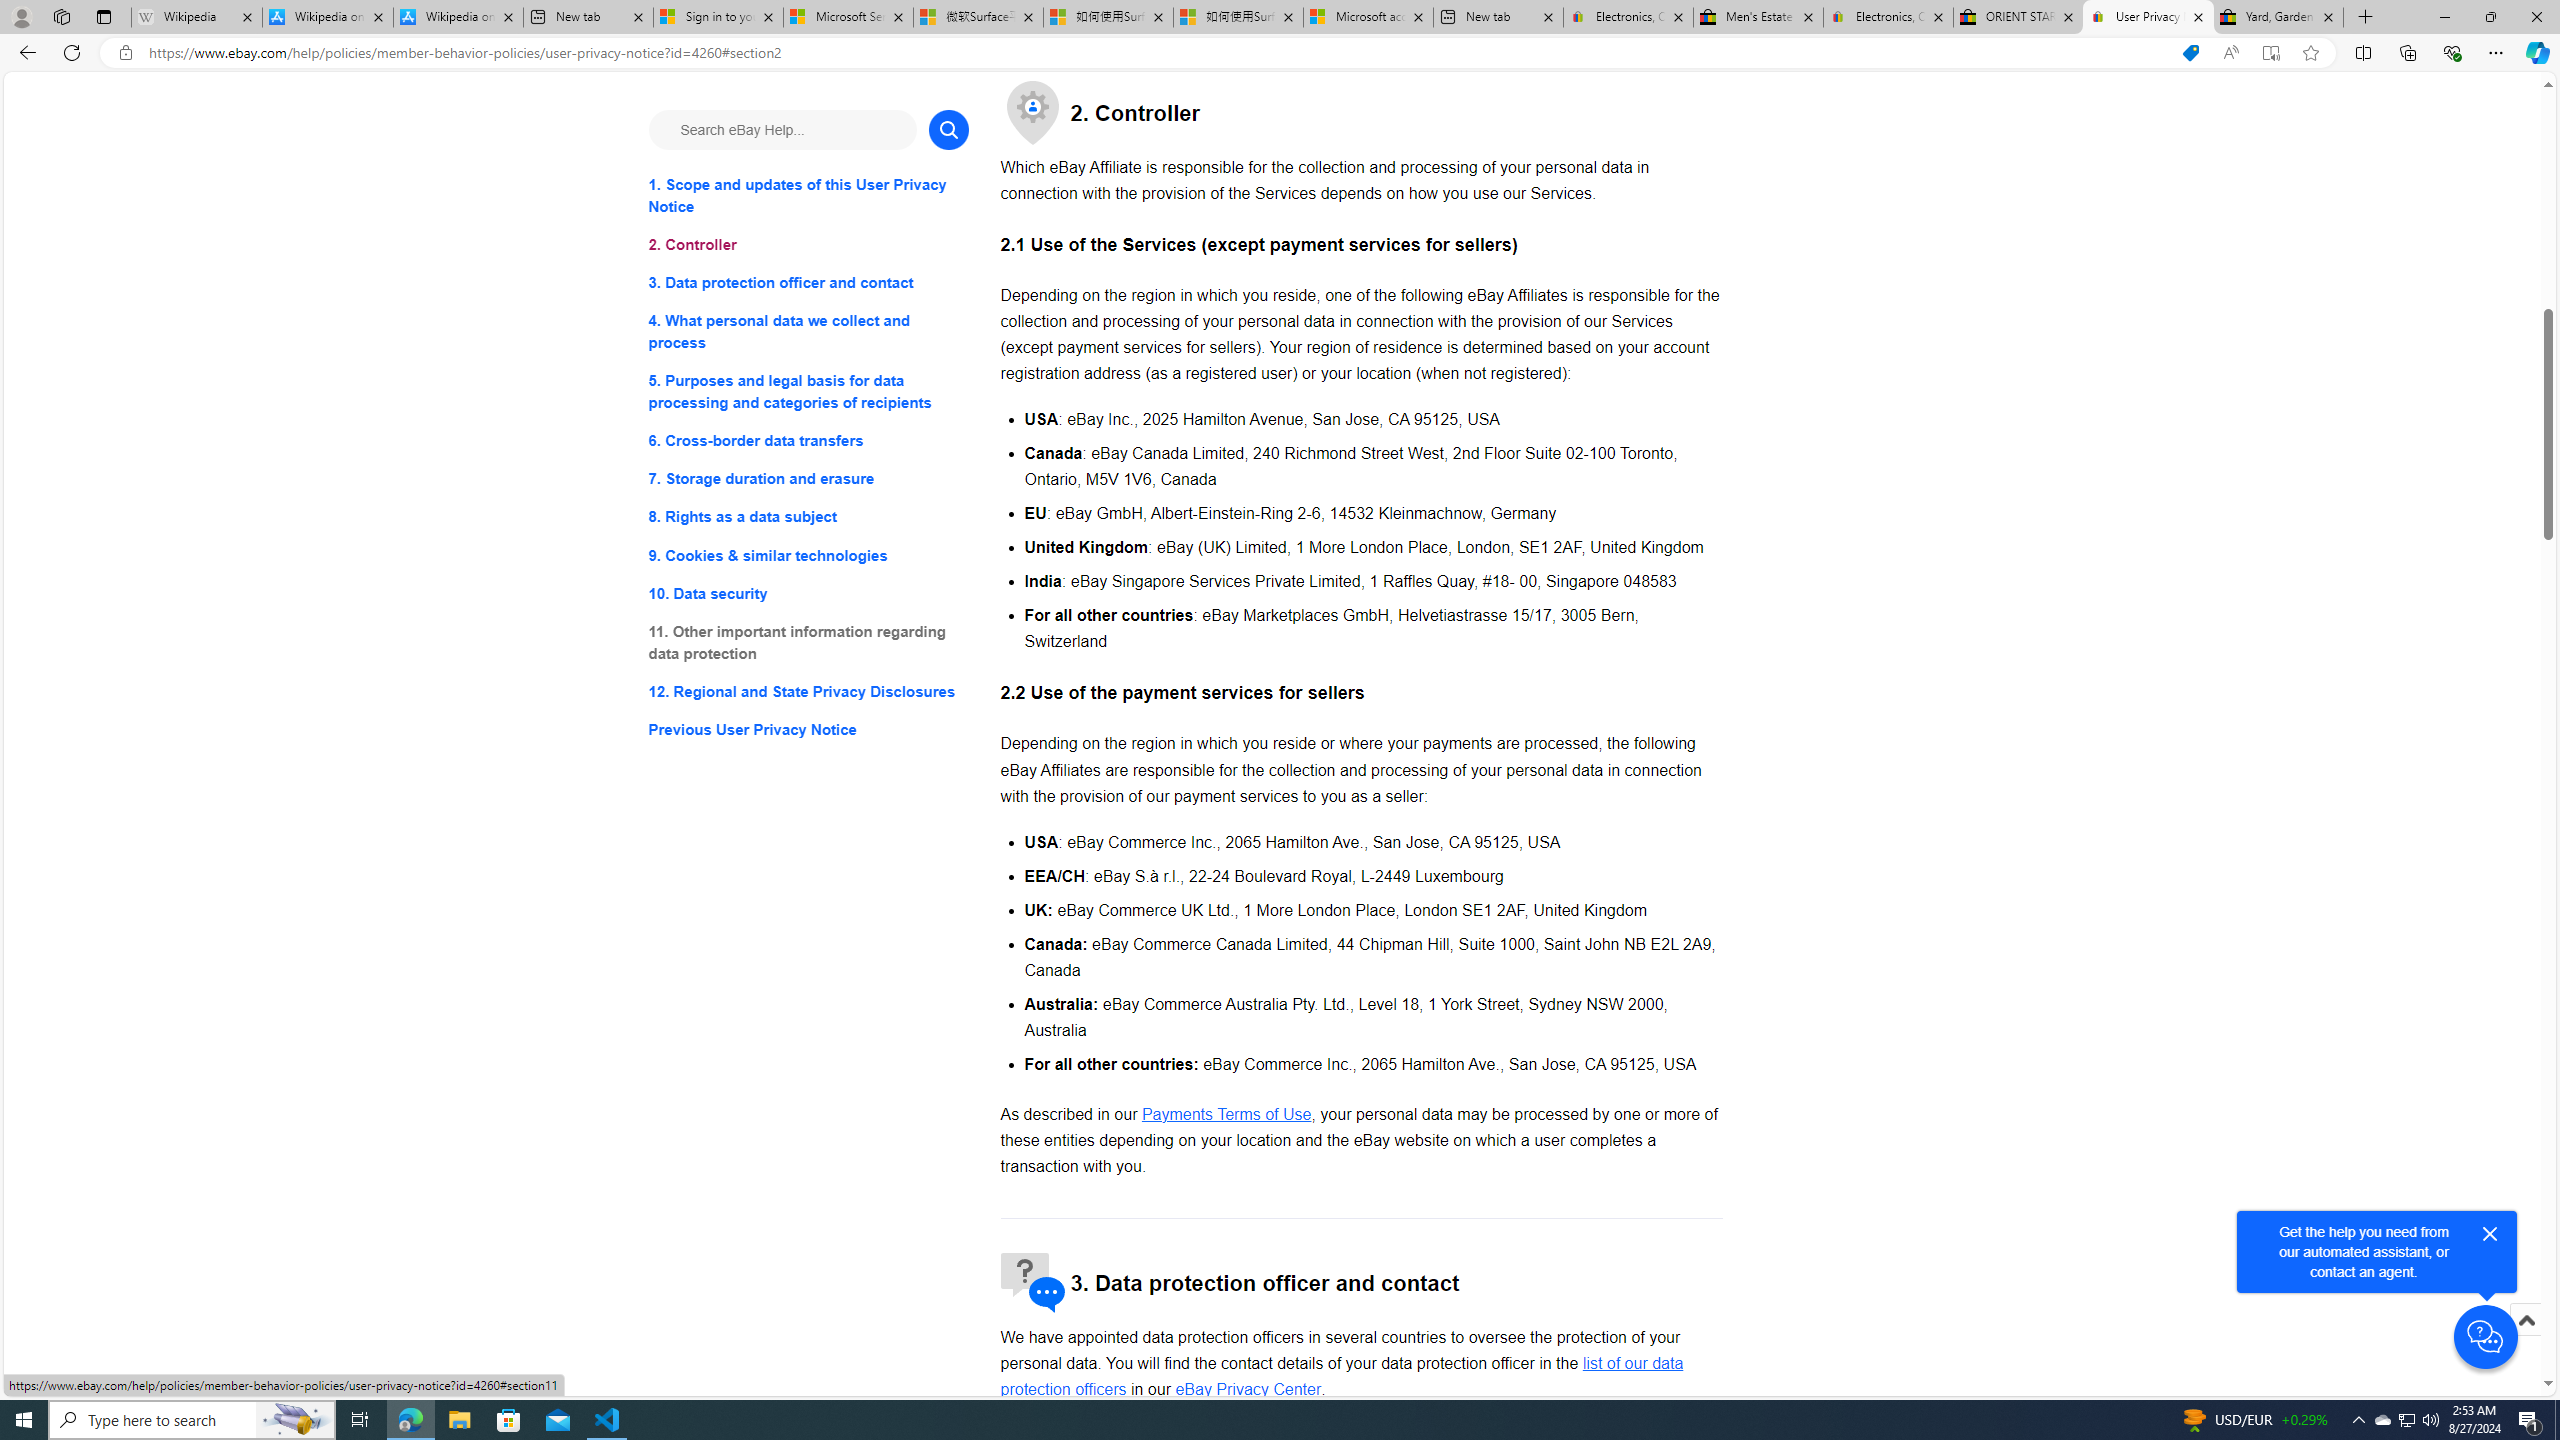  What do you see at coordinates (807, 642) in the screenshot?
I see `'11. Other important information regarding data protection'` at bounding box center [807, 642].